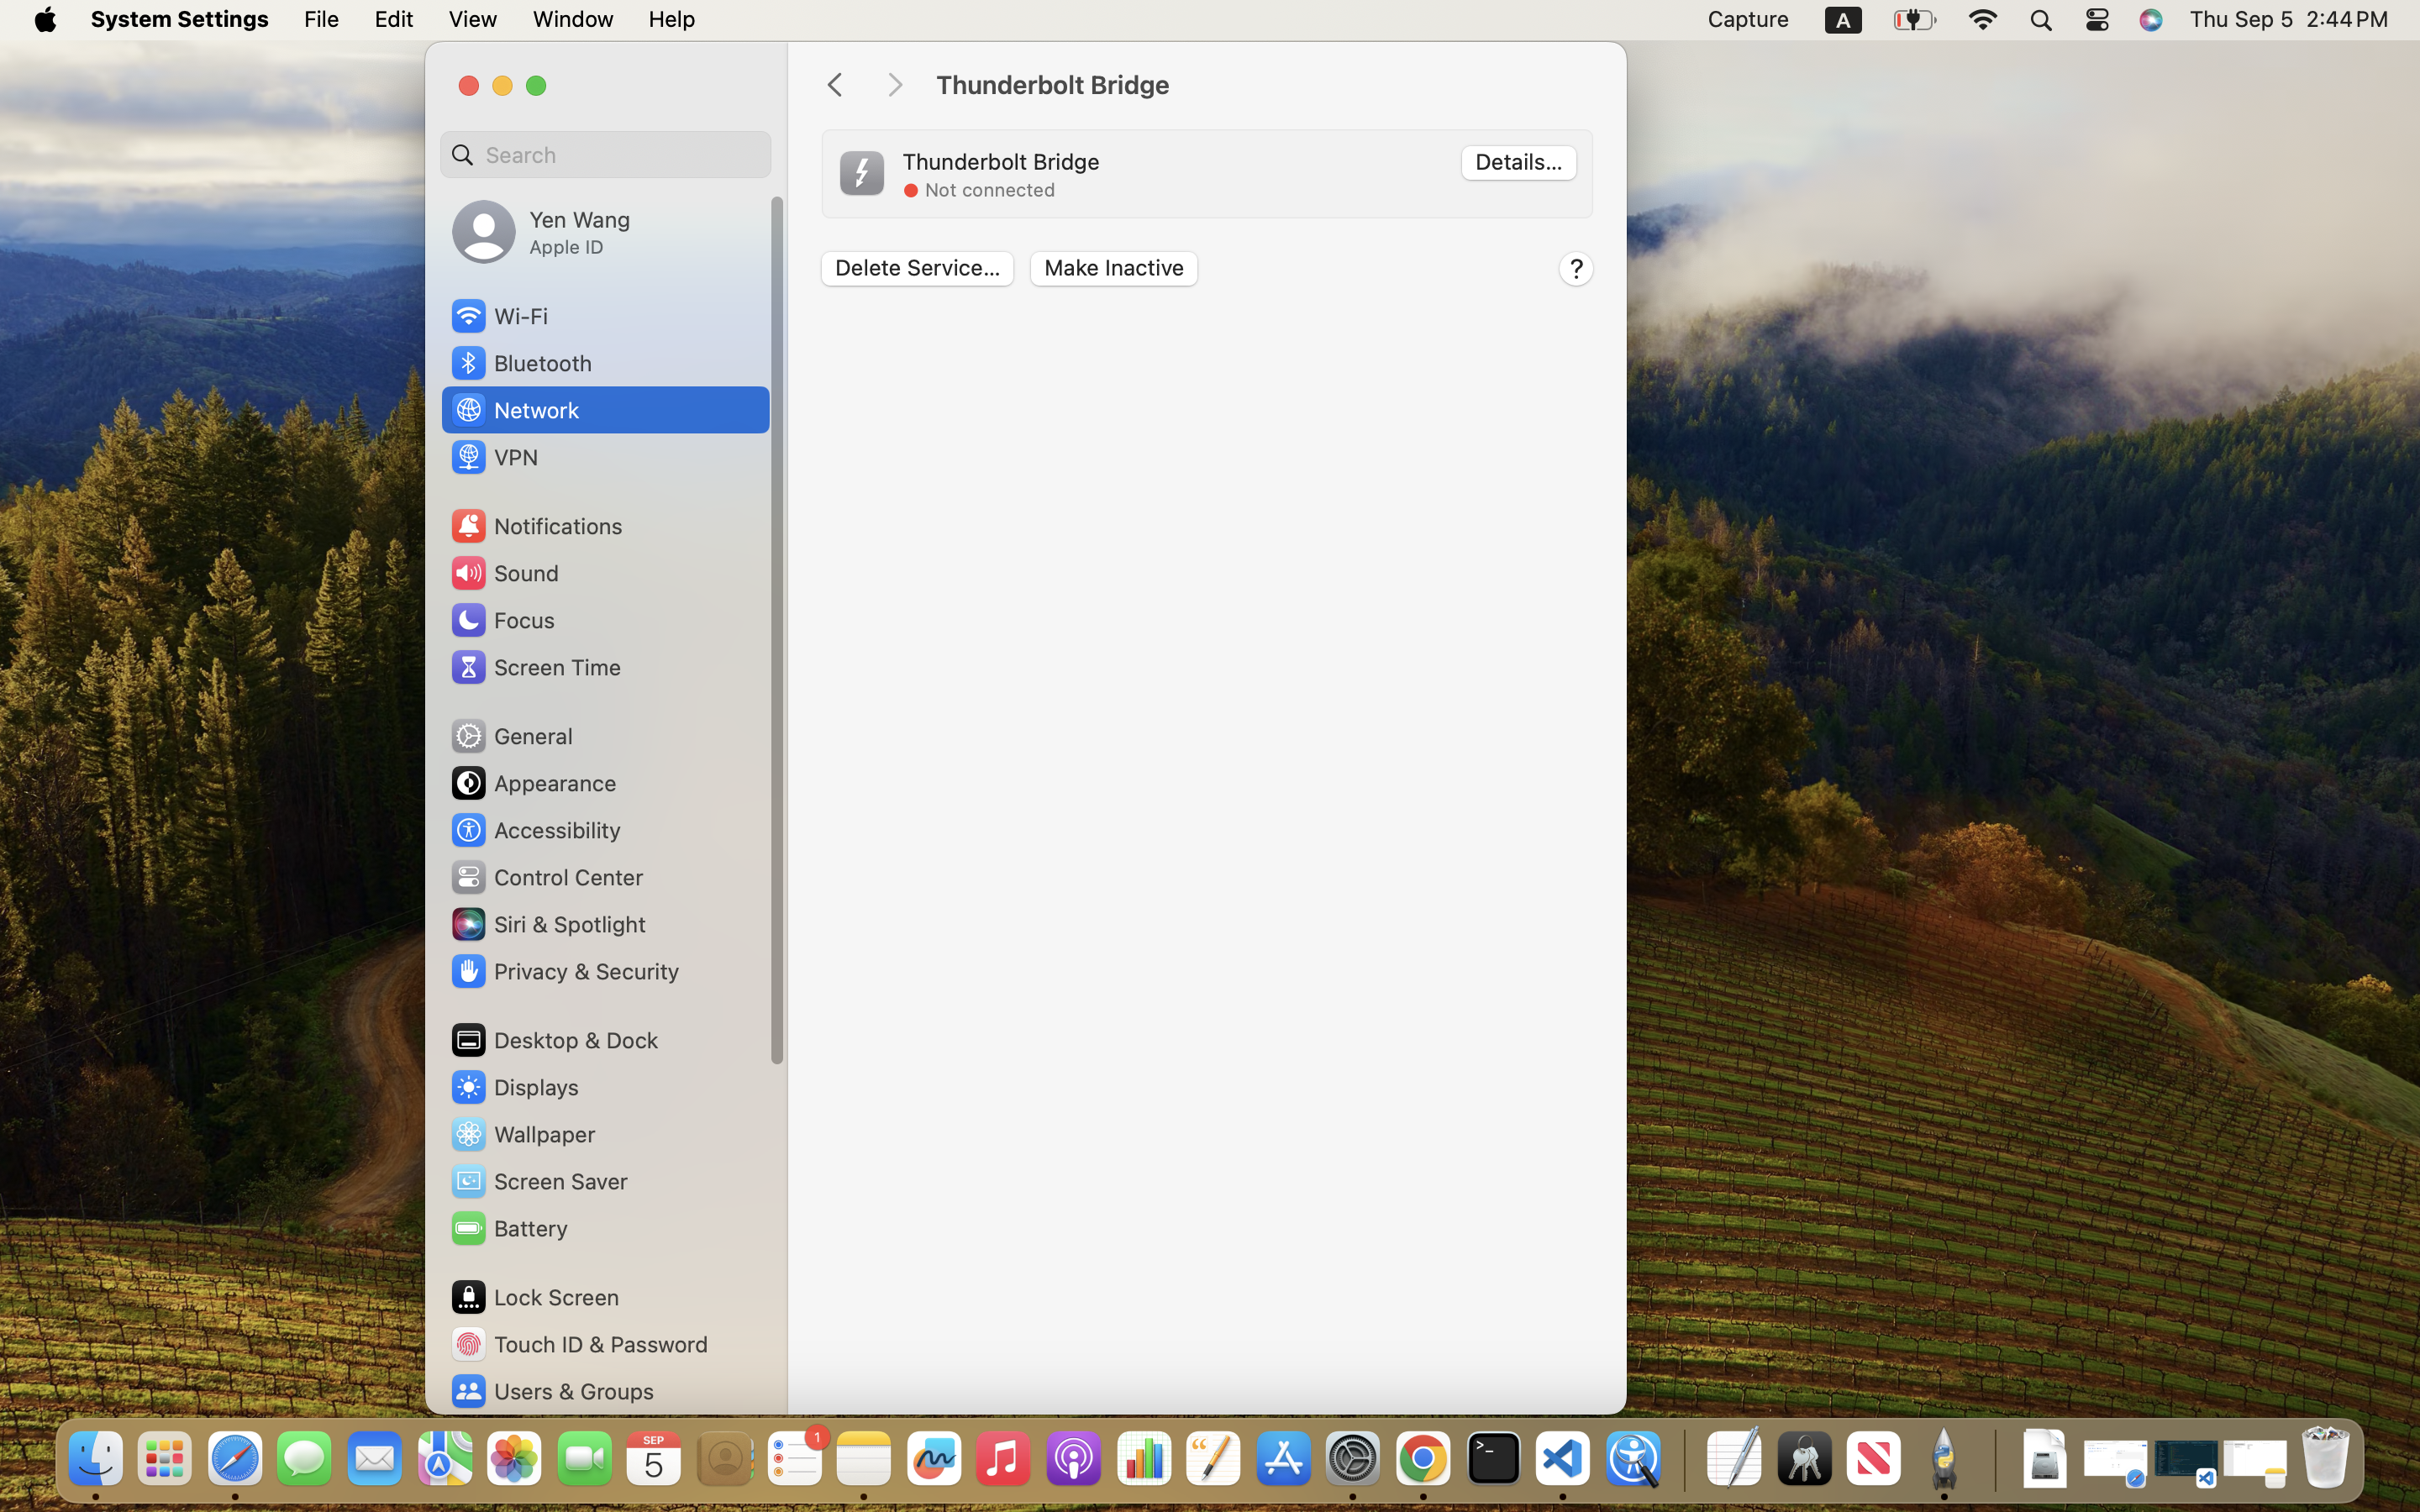 Image resolution: width=2420 pixels, height=1512 pixels. Describe the element at coordinates (497, 315) in the screenshot. I see `'Wi‑Fi'` at that location.